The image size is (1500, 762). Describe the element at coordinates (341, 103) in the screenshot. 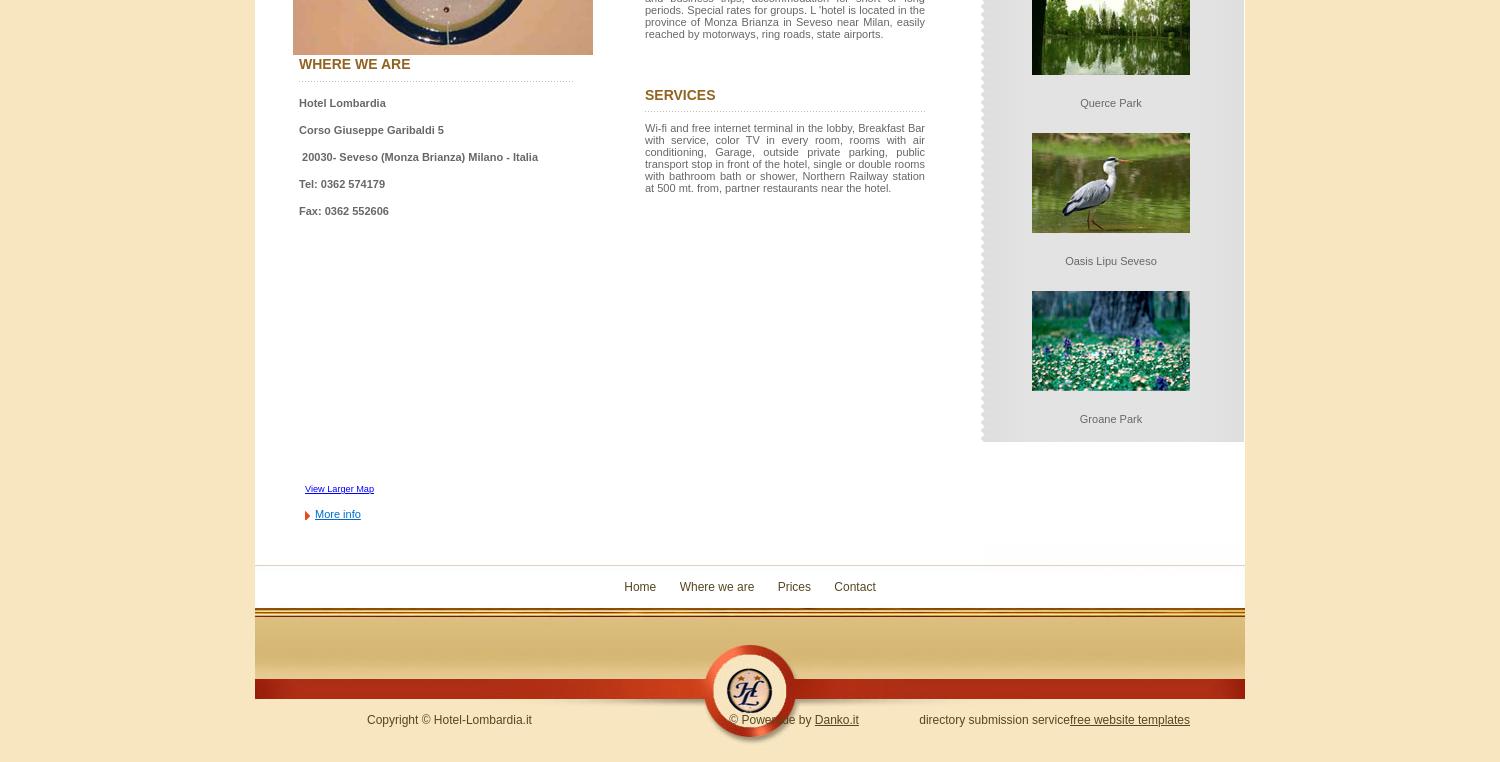

I see `'Hotel Lombardia'` at that location.